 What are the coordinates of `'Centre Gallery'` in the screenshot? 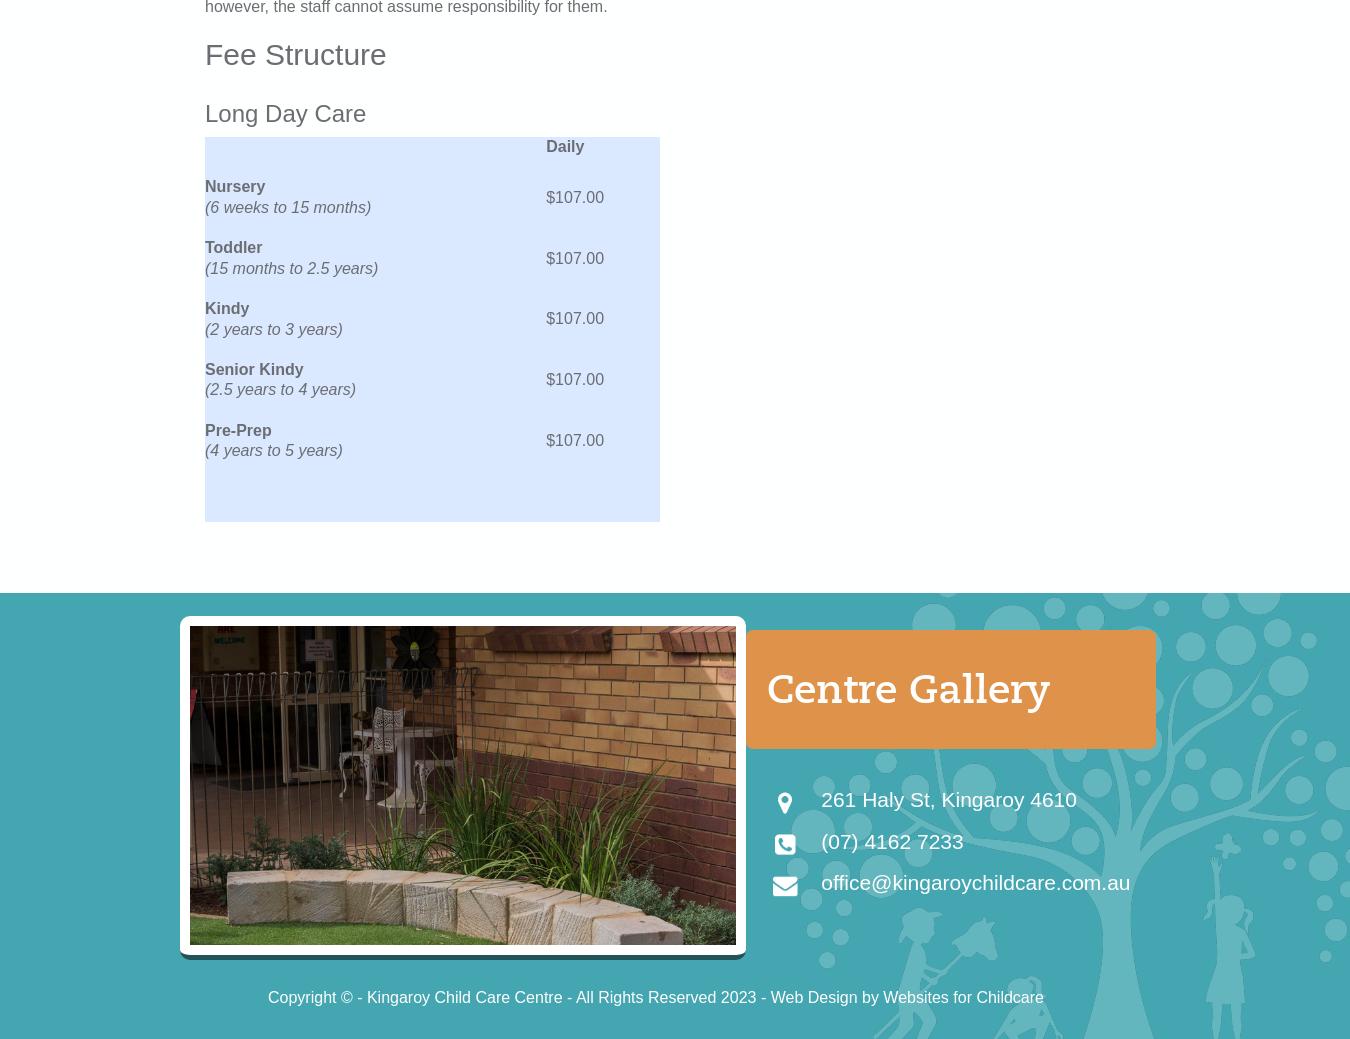 It's located at (764, 688).